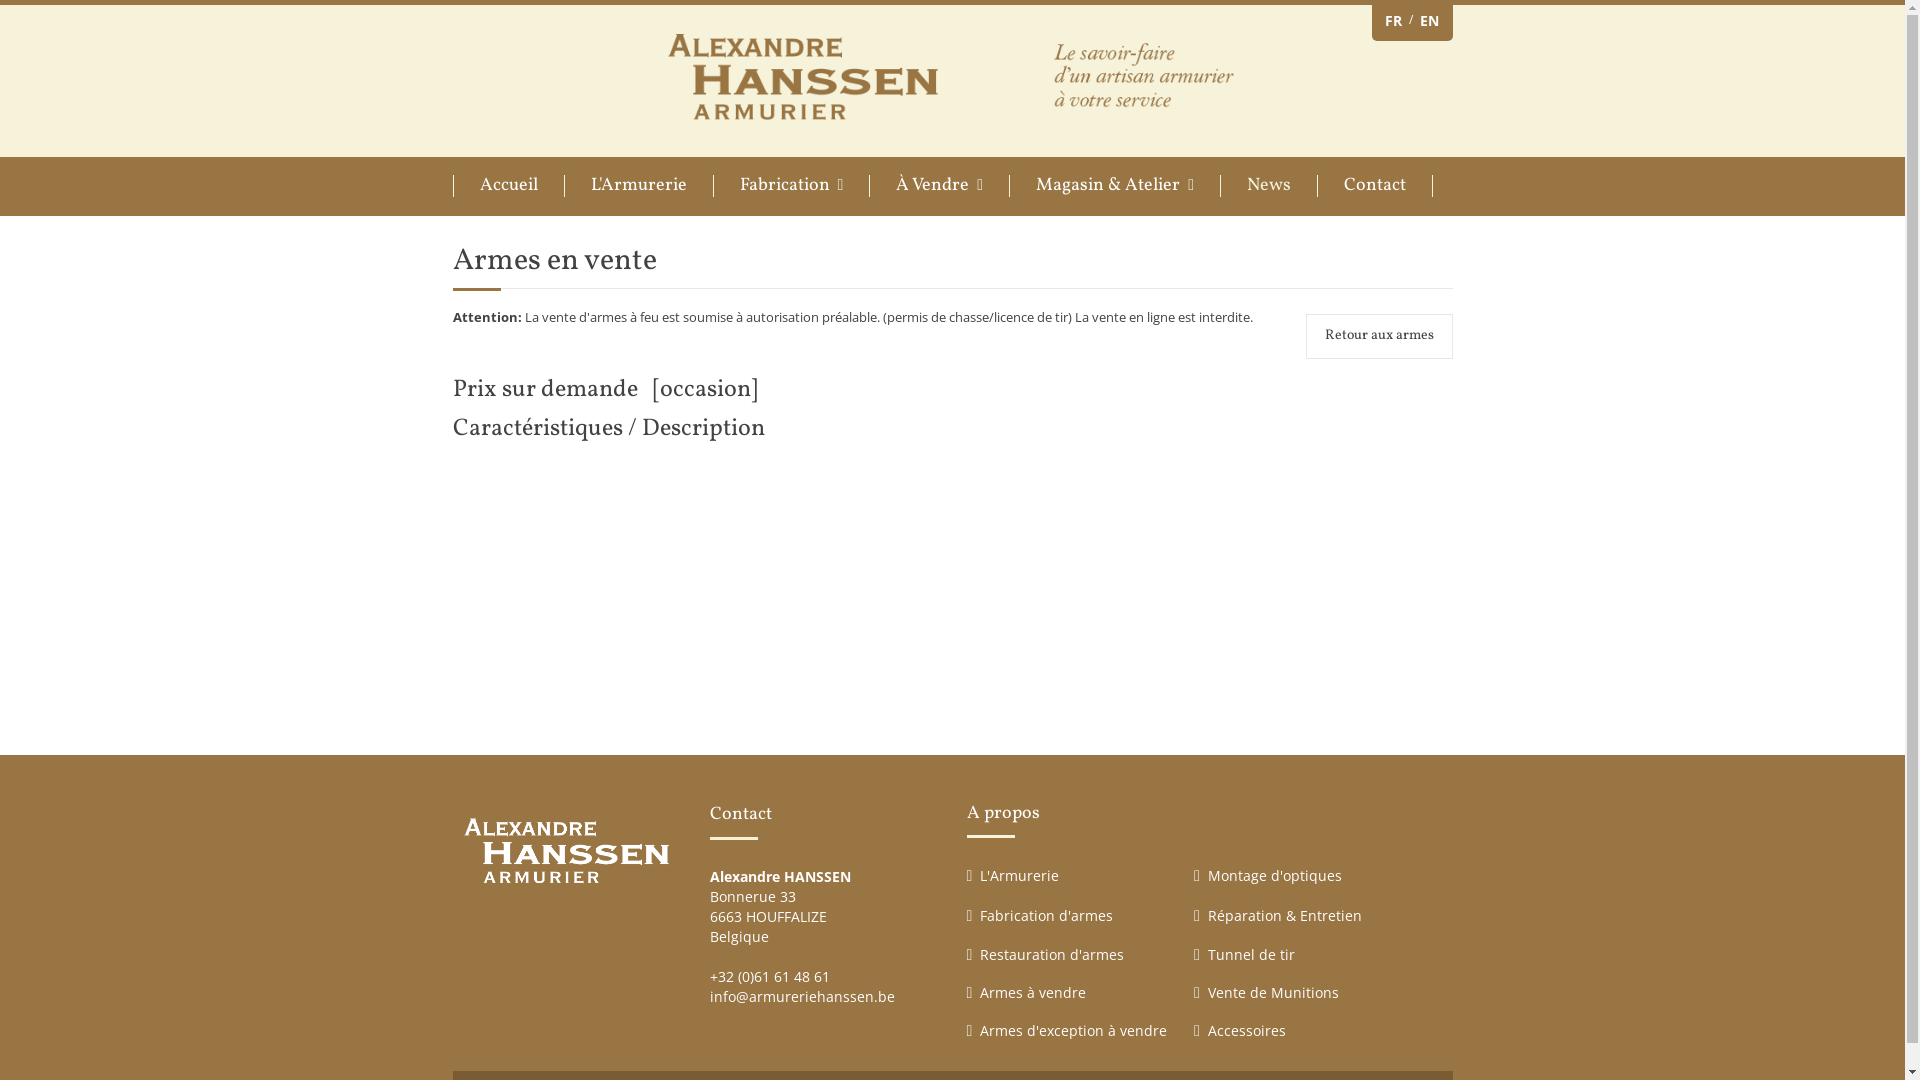  I want to click on 'Magasin & Atelier', so click(1113, 185).